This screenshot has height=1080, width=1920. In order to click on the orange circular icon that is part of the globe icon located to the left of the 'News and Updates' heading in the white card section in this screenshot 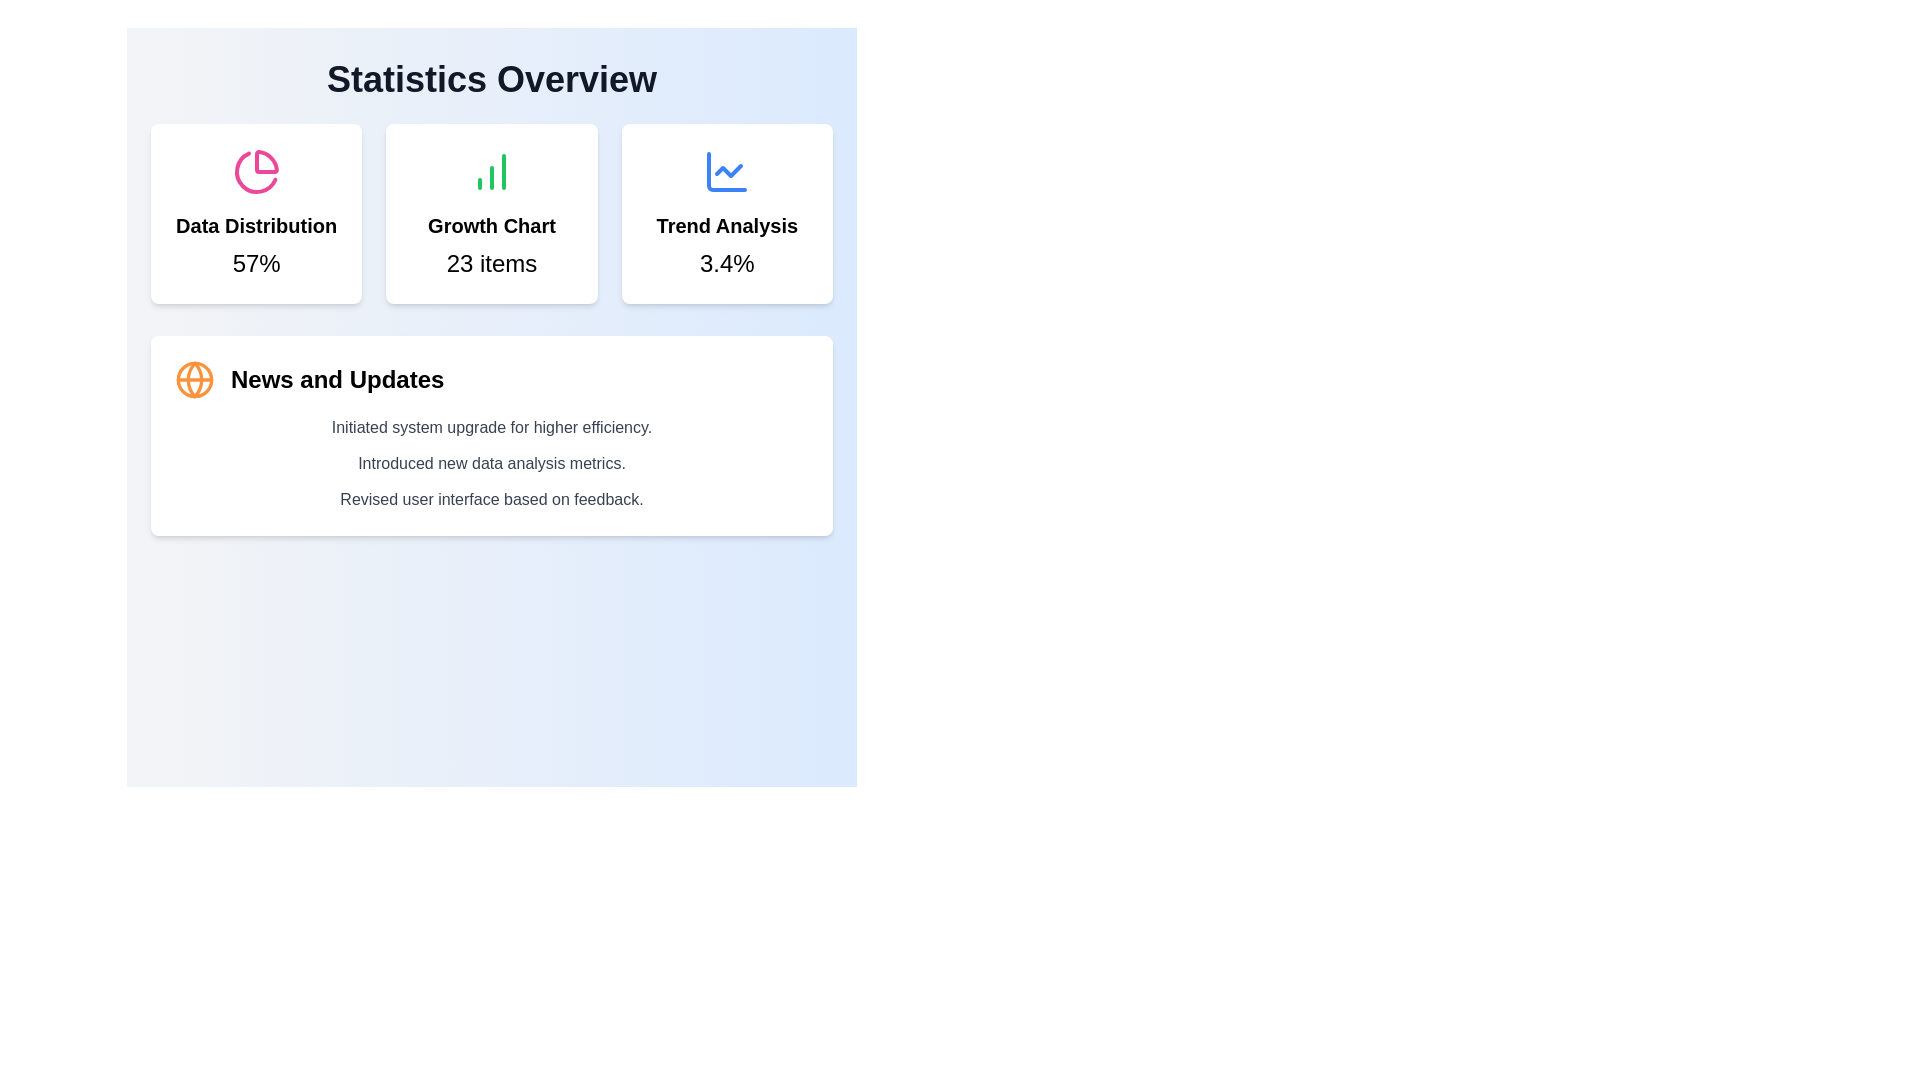, I will do `click(195, 380)`.